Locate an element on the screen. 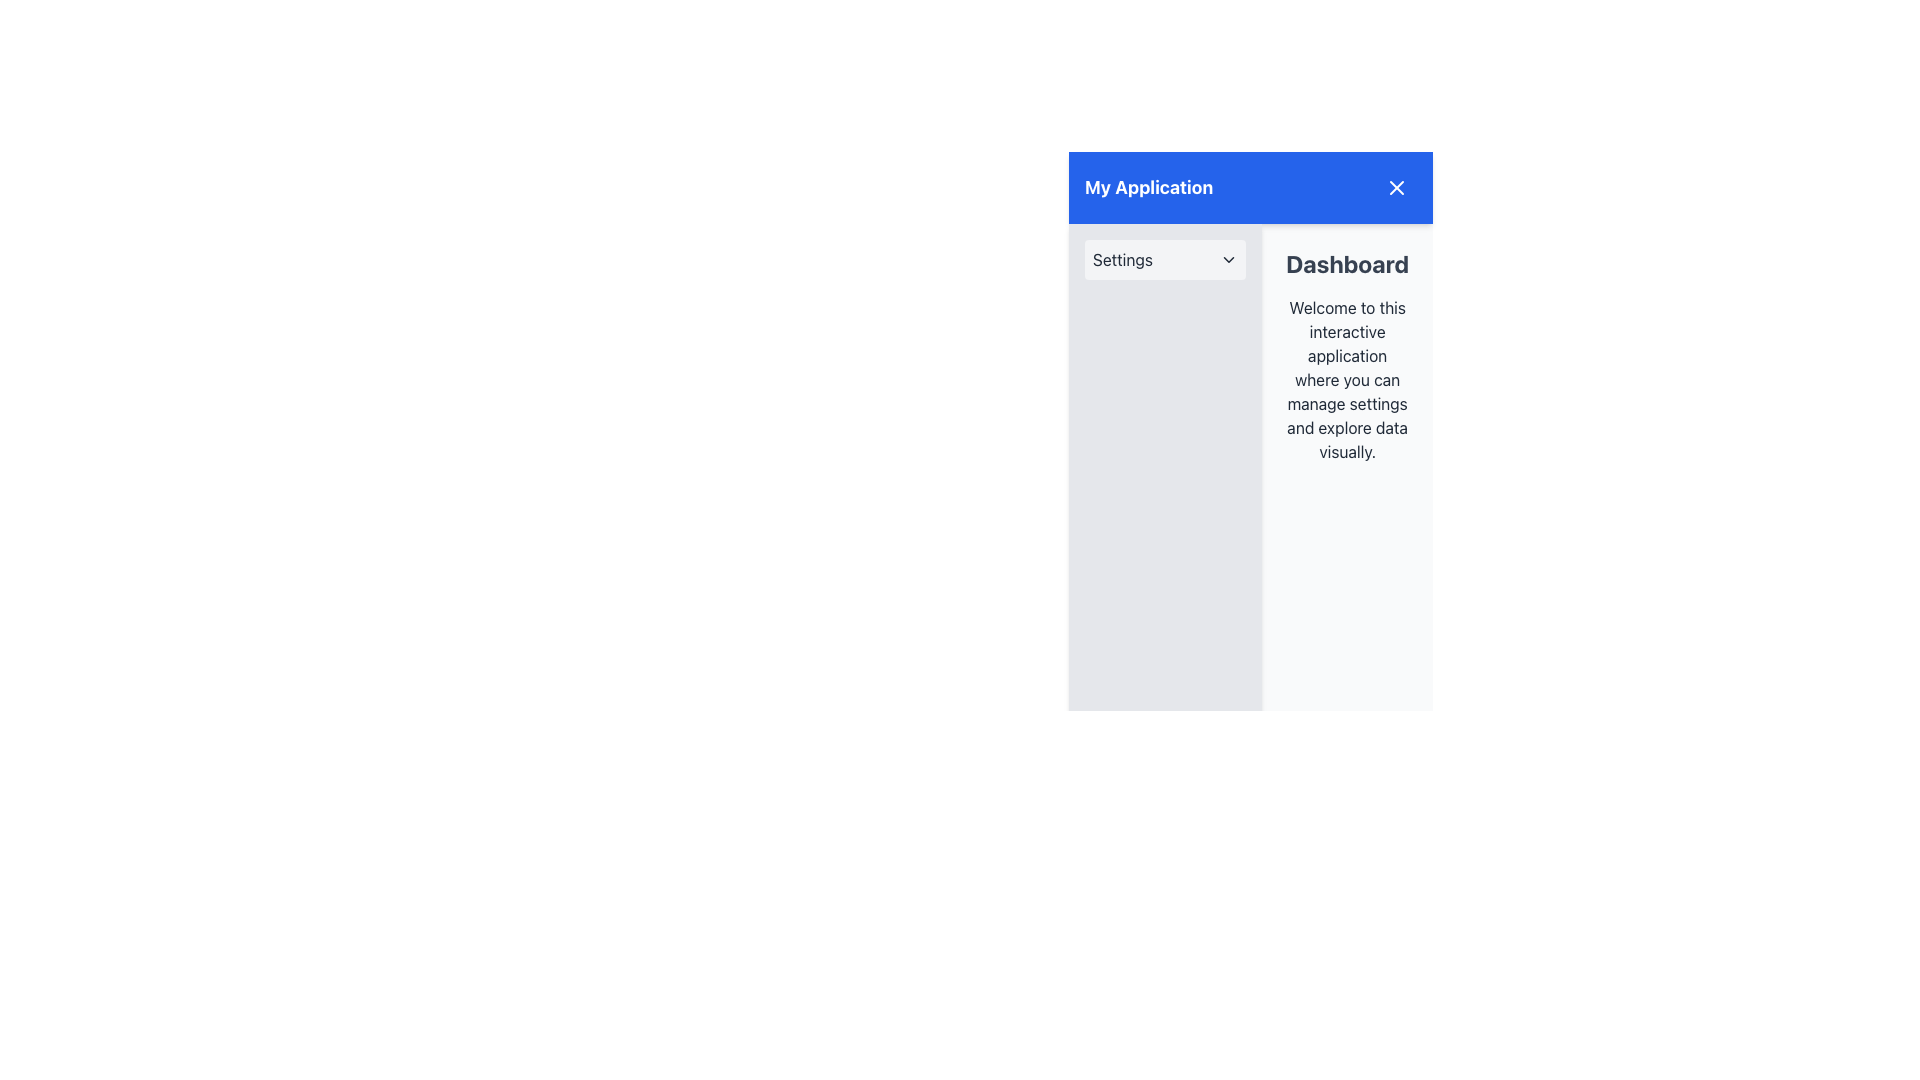 Image resolution: width=1920 pixels, height=1080 pixels. the 'Settings' text label located in the left sidebar of the application, which is displayed in a lightly bold font against a light gray background is located at coordinates (1123, 258).